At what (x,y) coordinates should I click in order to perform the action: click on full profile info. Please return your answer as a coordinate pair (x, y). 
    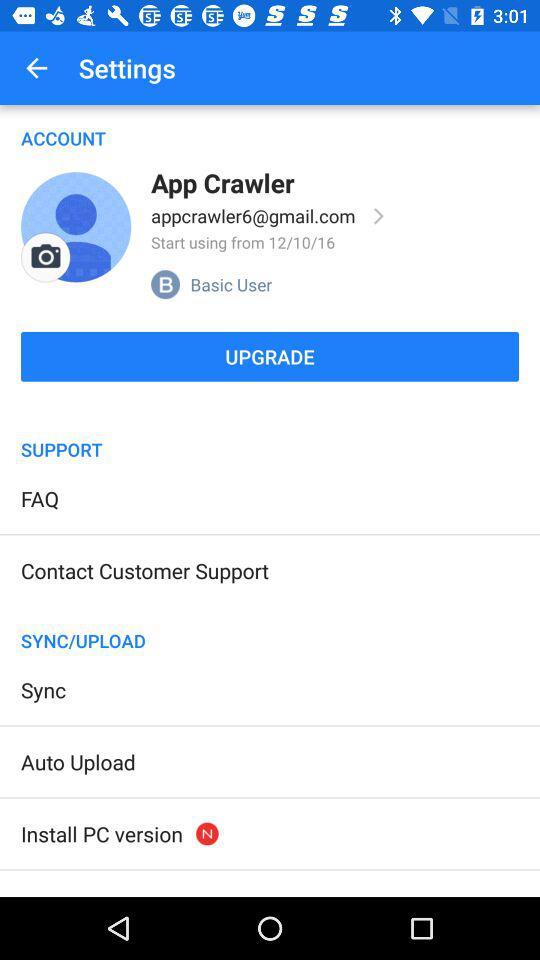
    Looking at the image, I should click on (379, 216).